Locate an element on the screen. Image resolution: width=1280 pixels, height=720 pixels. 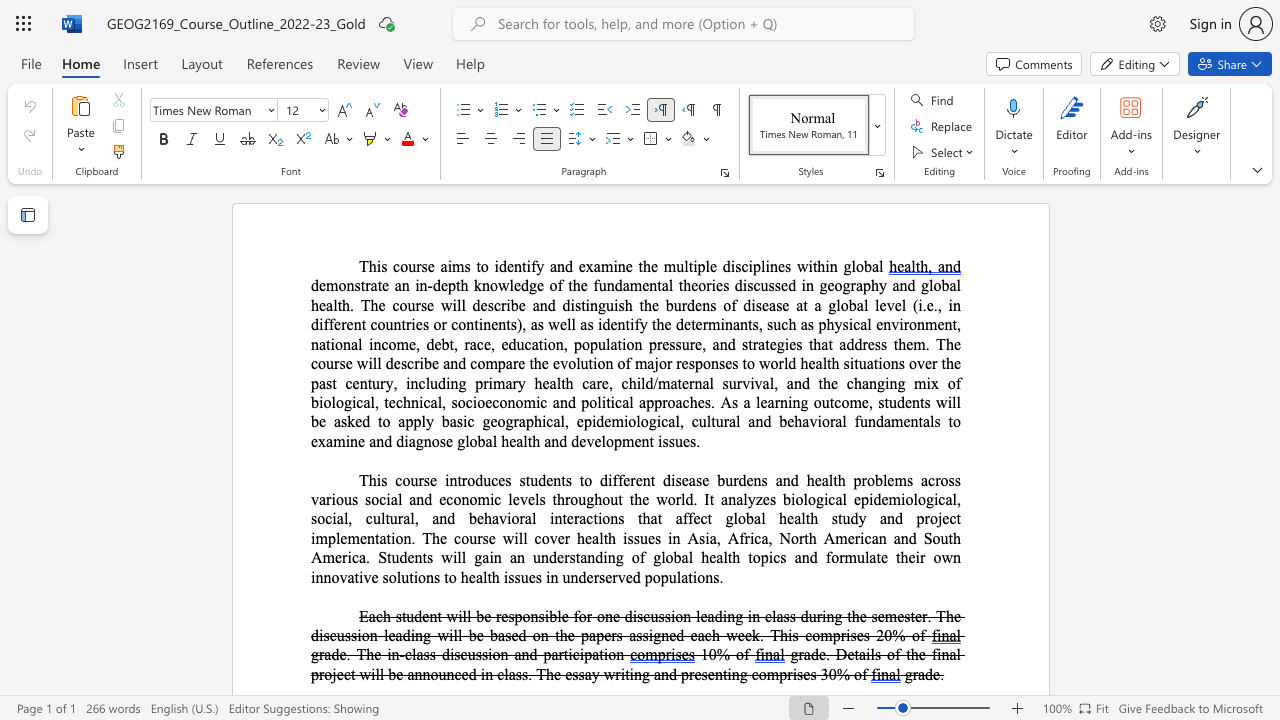
the 6th character "n" in the text is located at coordinates (314, 343).